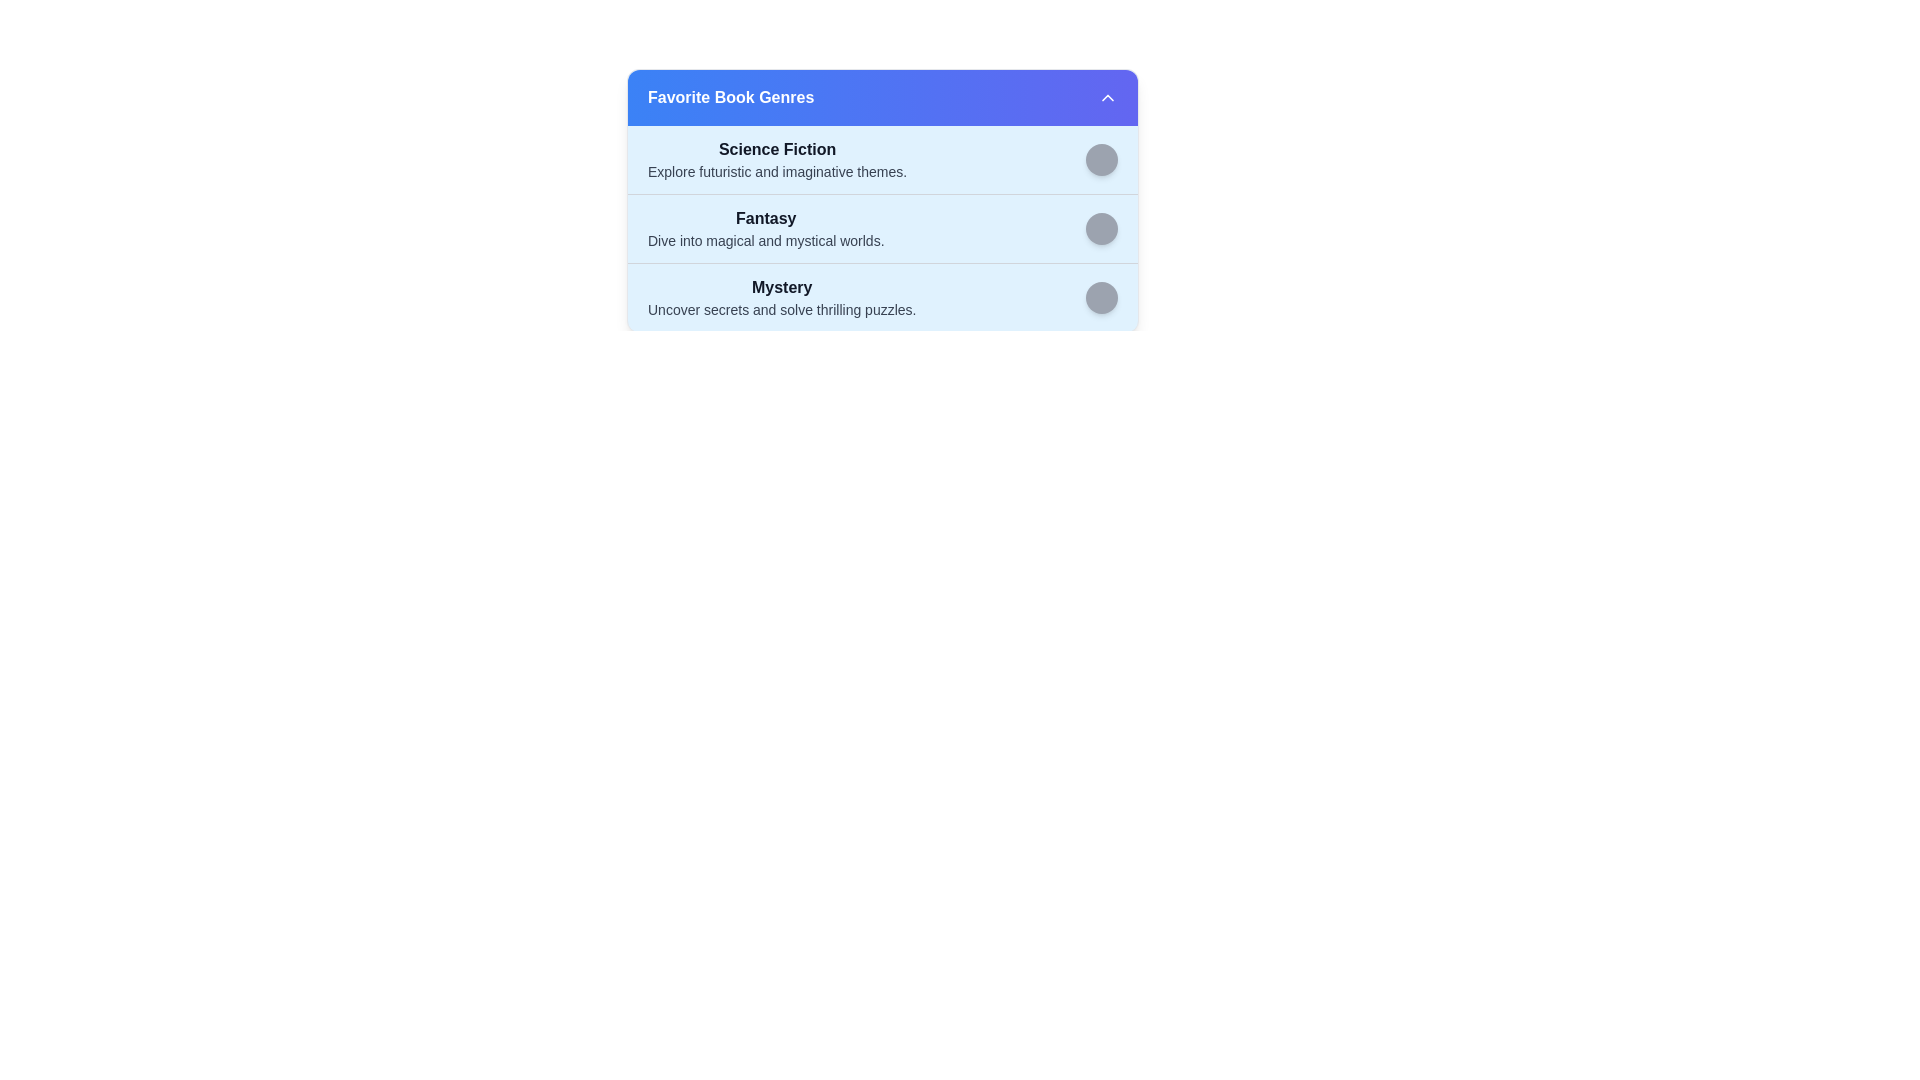 This screenshot has height=1080, width=1920. Describe the element at coordinates (781, 309) in the screenshot. I see `the informational text label about the 'Mystery' genre located in the third section of the 'Favorite Book Genres' list` at that location.